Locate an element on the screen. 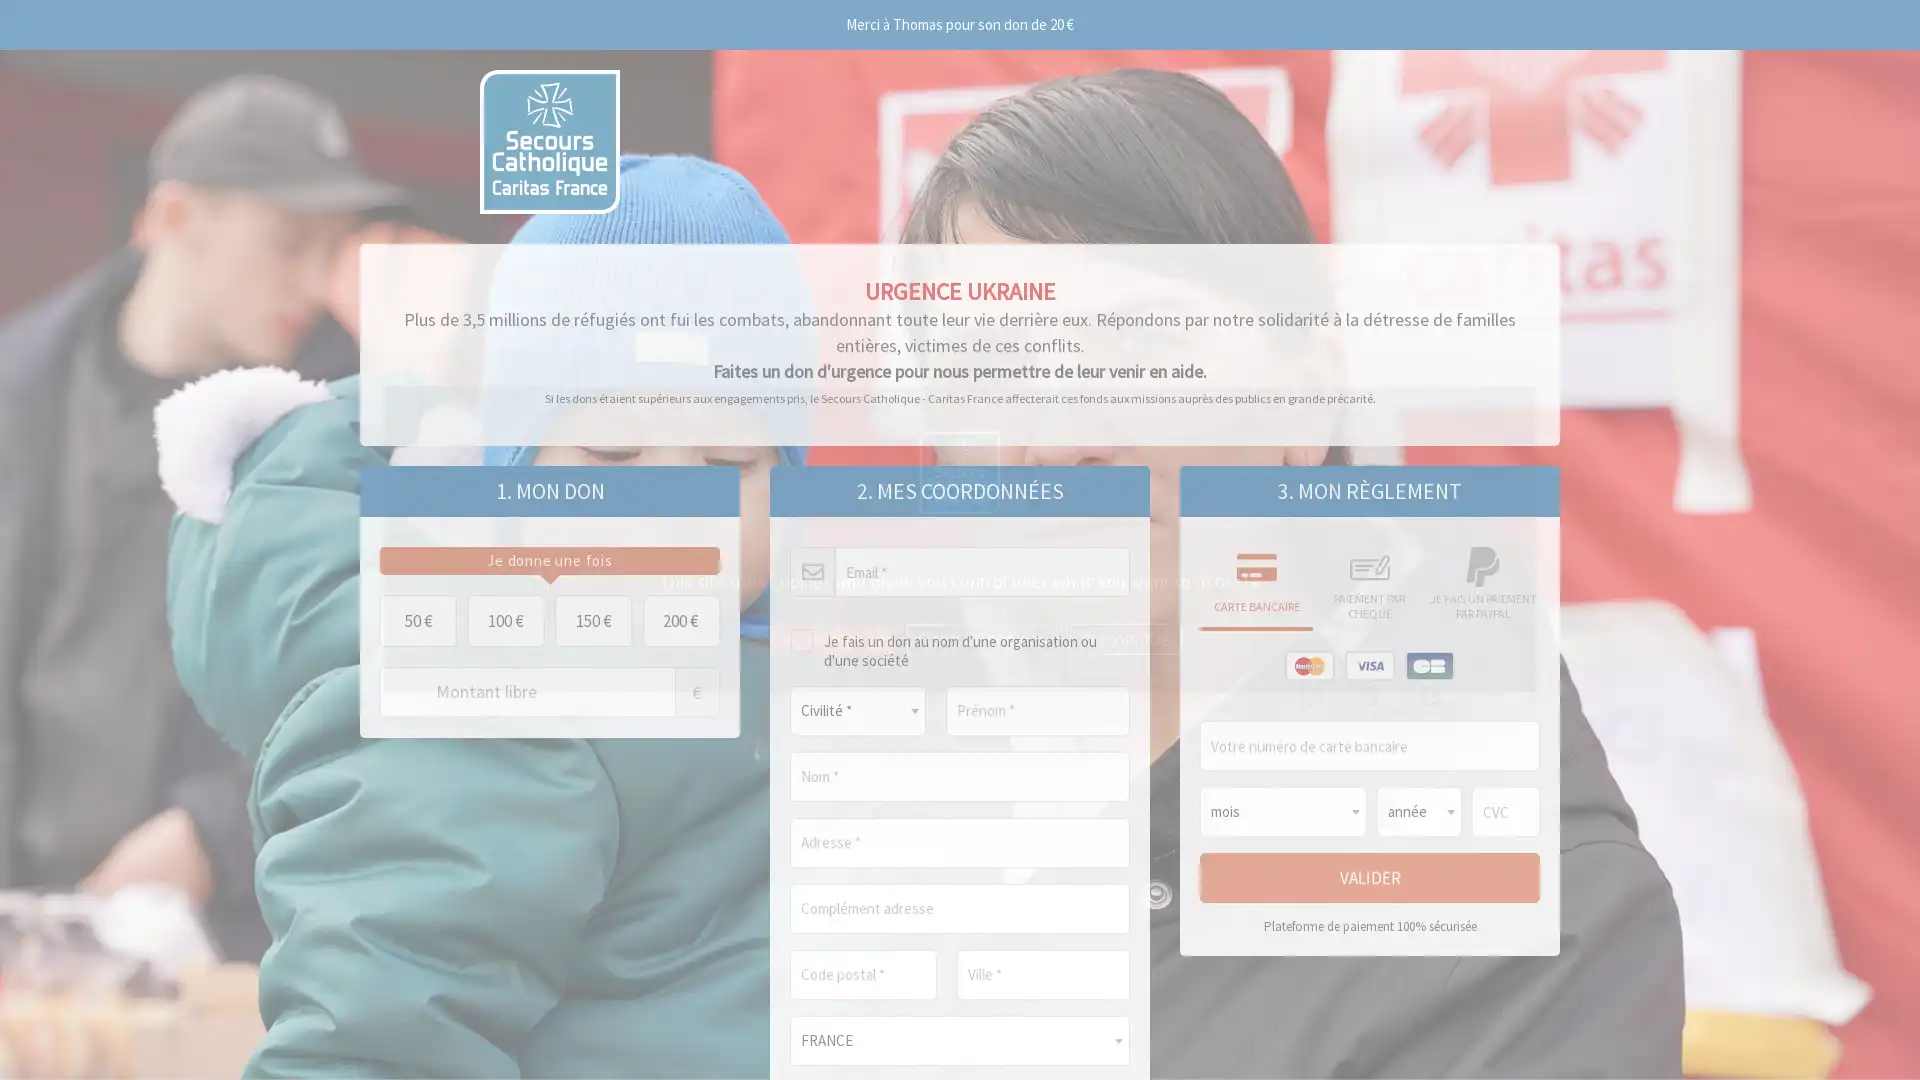 This screenshot has height=1080, width=1920. Personalize (modal window) is located at coordinates (1124, 639).